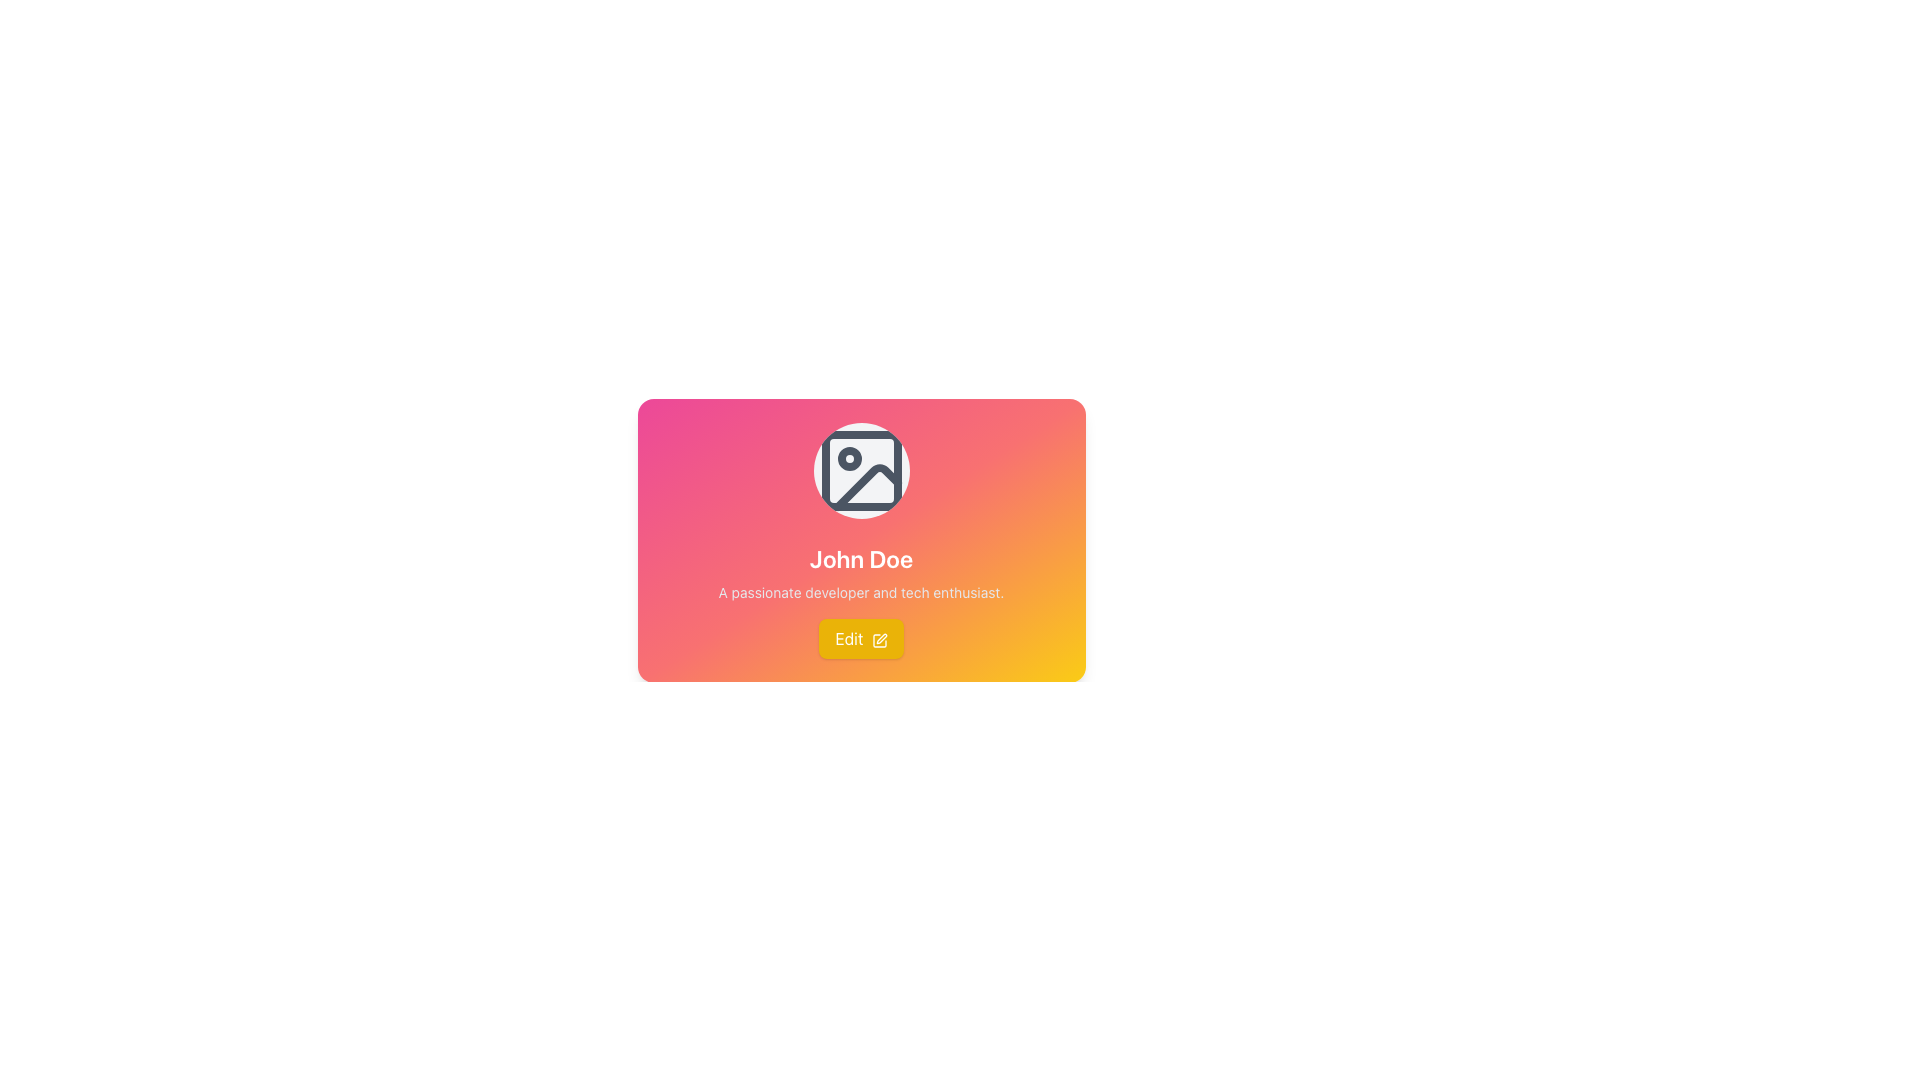 This screenshot has width=1920, height=1080. What do you see at coordinates (879, 640) in the screenshot?
I see `the decorative pen icon located within the yellow 'Edit' button at the bottom of the user's profile card` at bounding box center [879, 640].